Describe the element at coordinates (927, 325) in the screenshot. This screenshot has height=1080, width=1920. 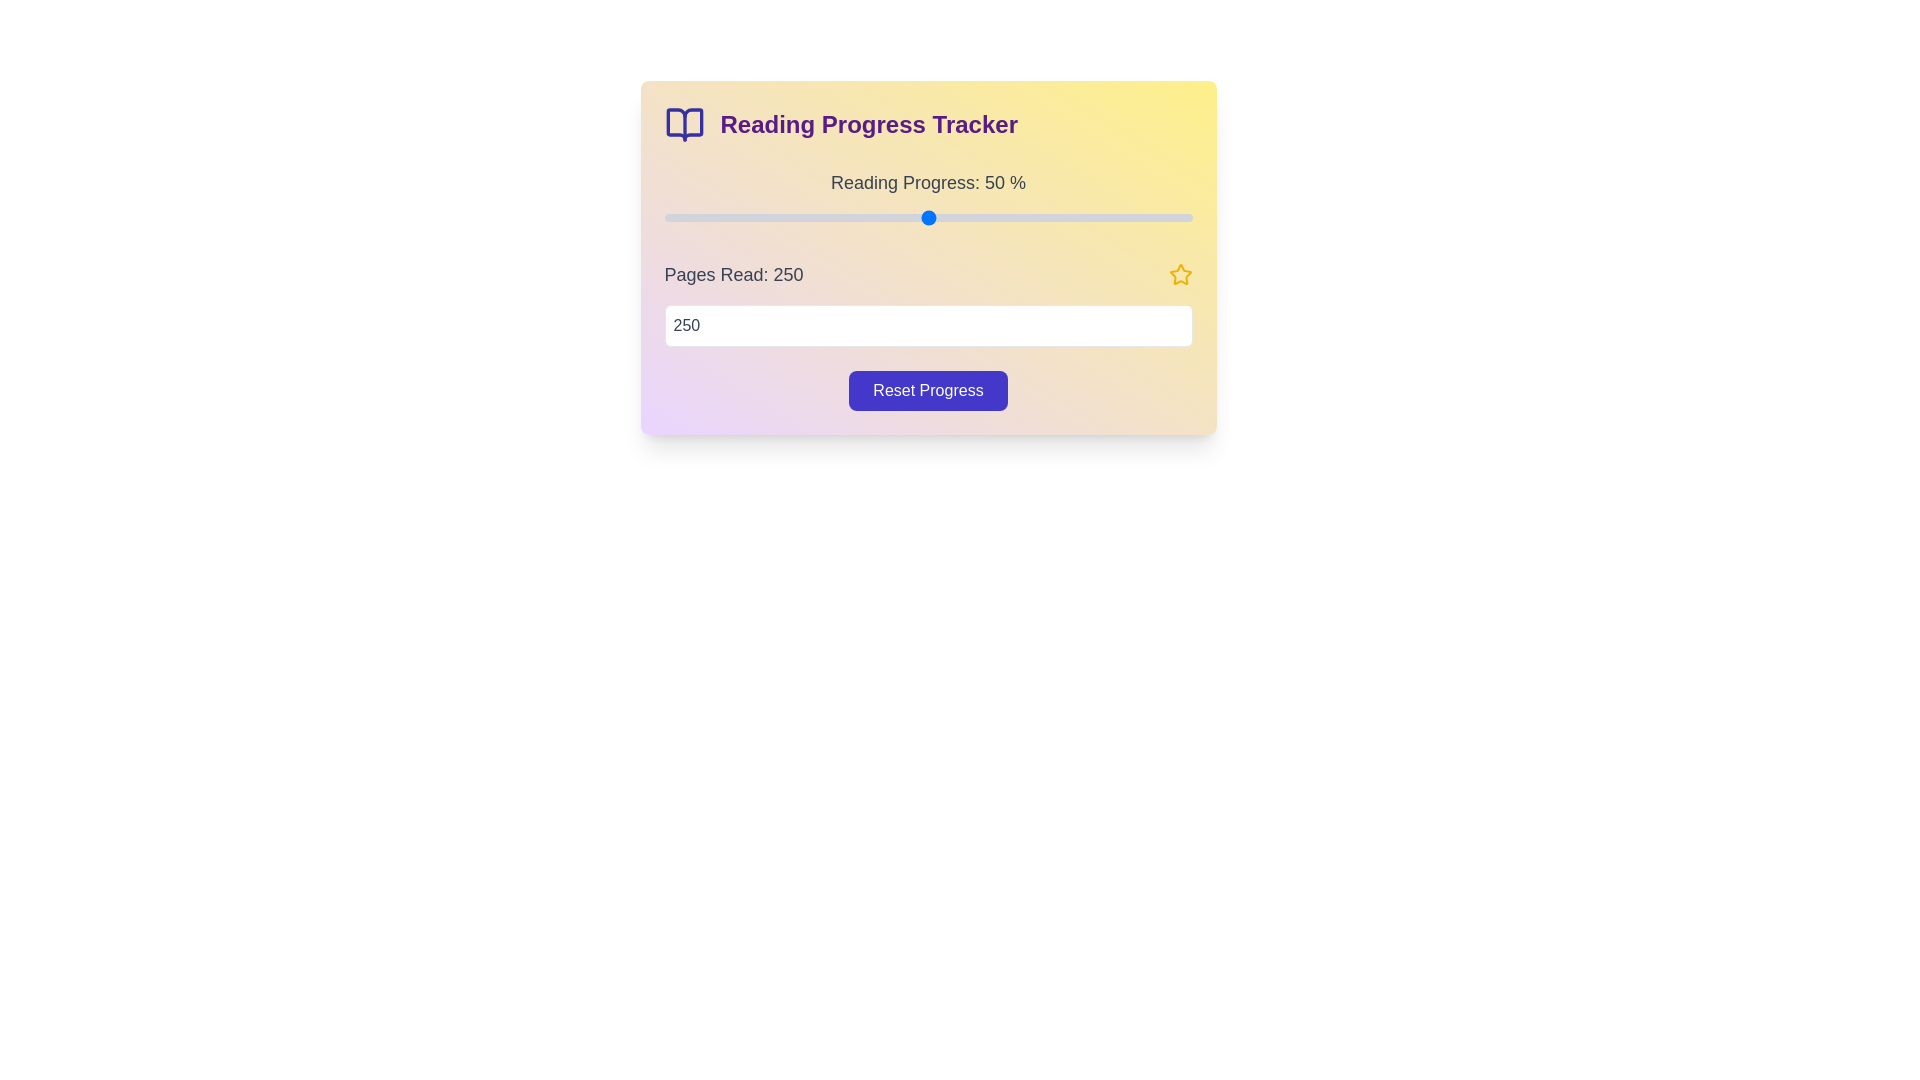
I see `the number of pages read to 100 using the input field` at that location.